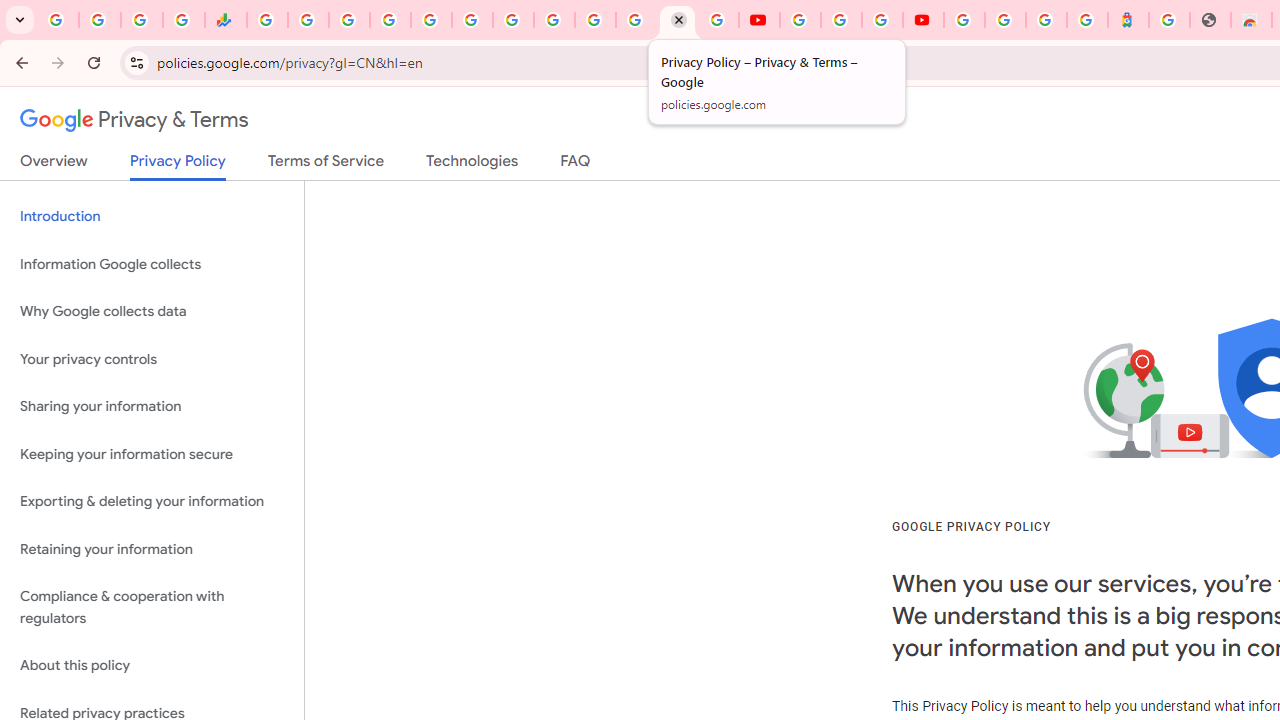 The height and width of the screenshot is (720, 1280). What do you see at coordinates (151, 263) in the screenshot?
I see `'Information Google collects'` at bounding box center [151, 263].